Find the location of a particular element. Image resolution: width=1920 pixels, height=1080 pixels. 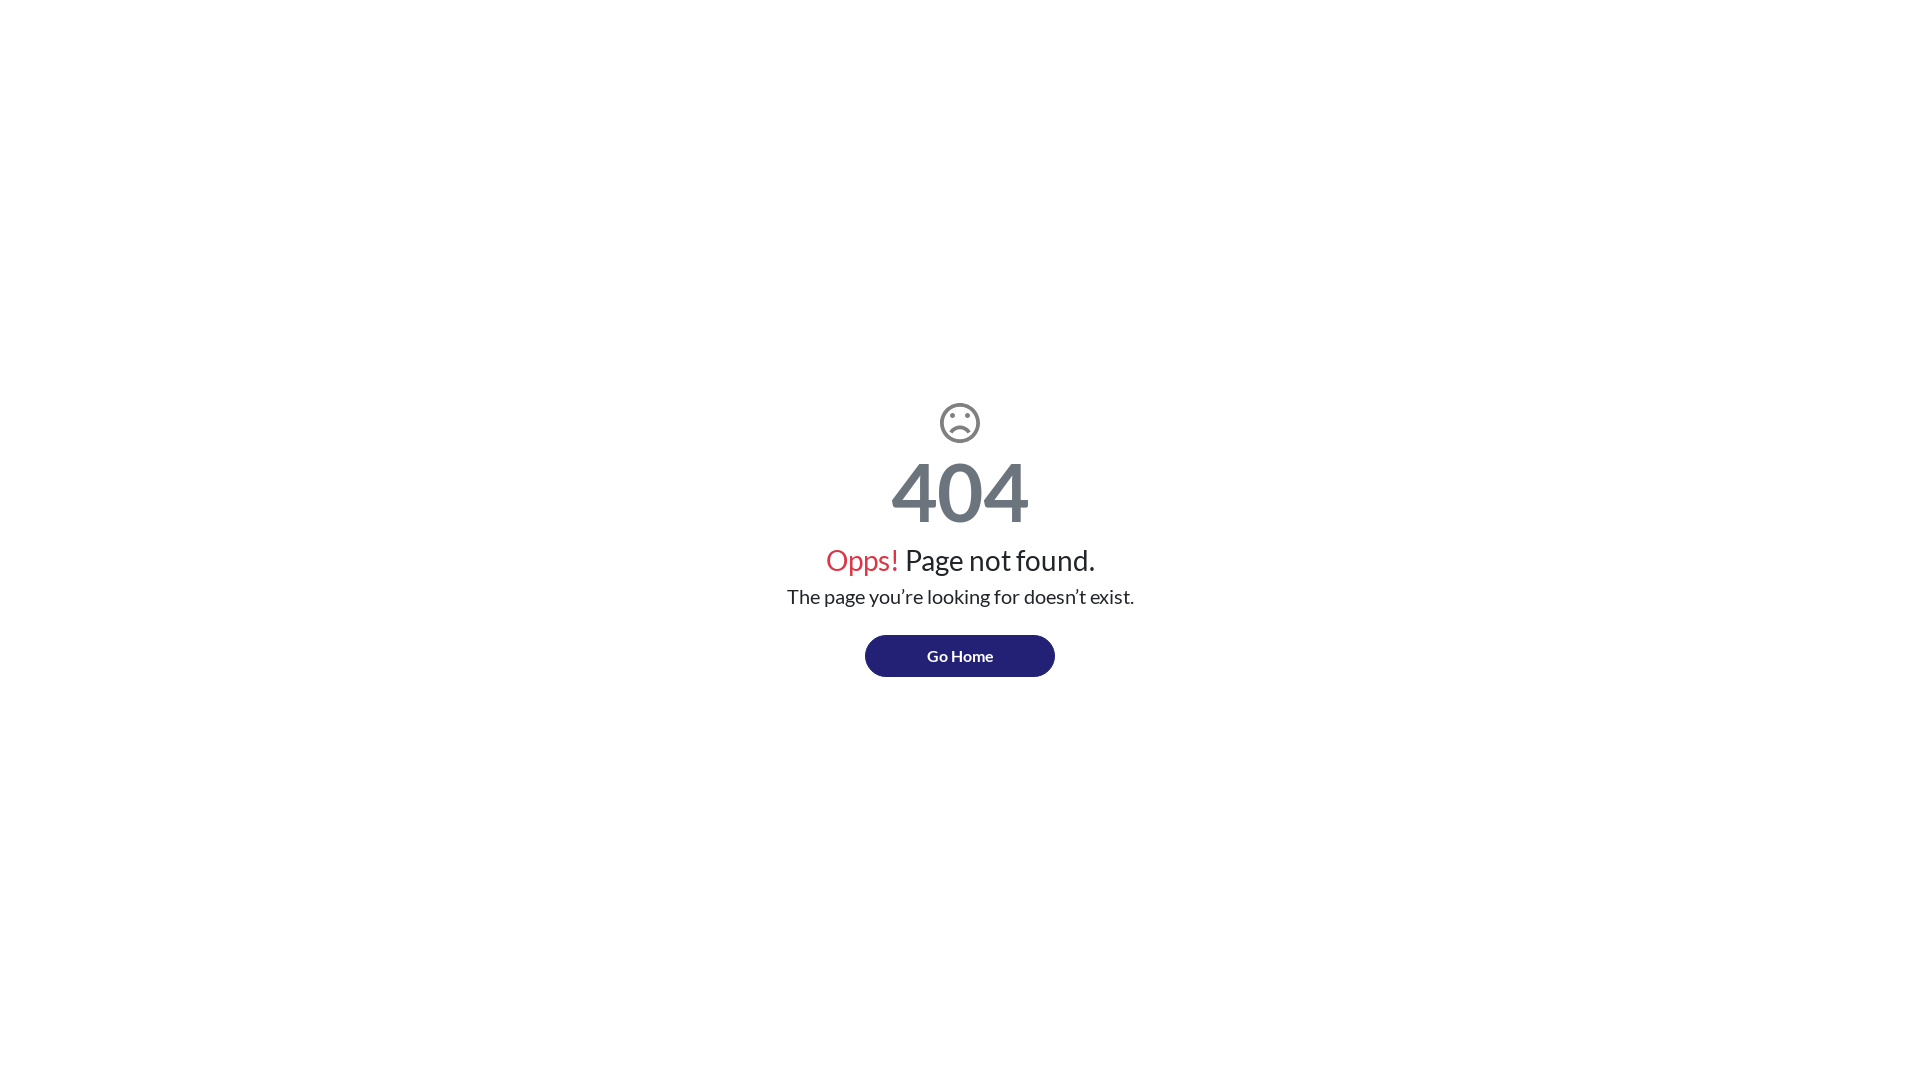

'Go Home' is located at coordinates (960, 655).